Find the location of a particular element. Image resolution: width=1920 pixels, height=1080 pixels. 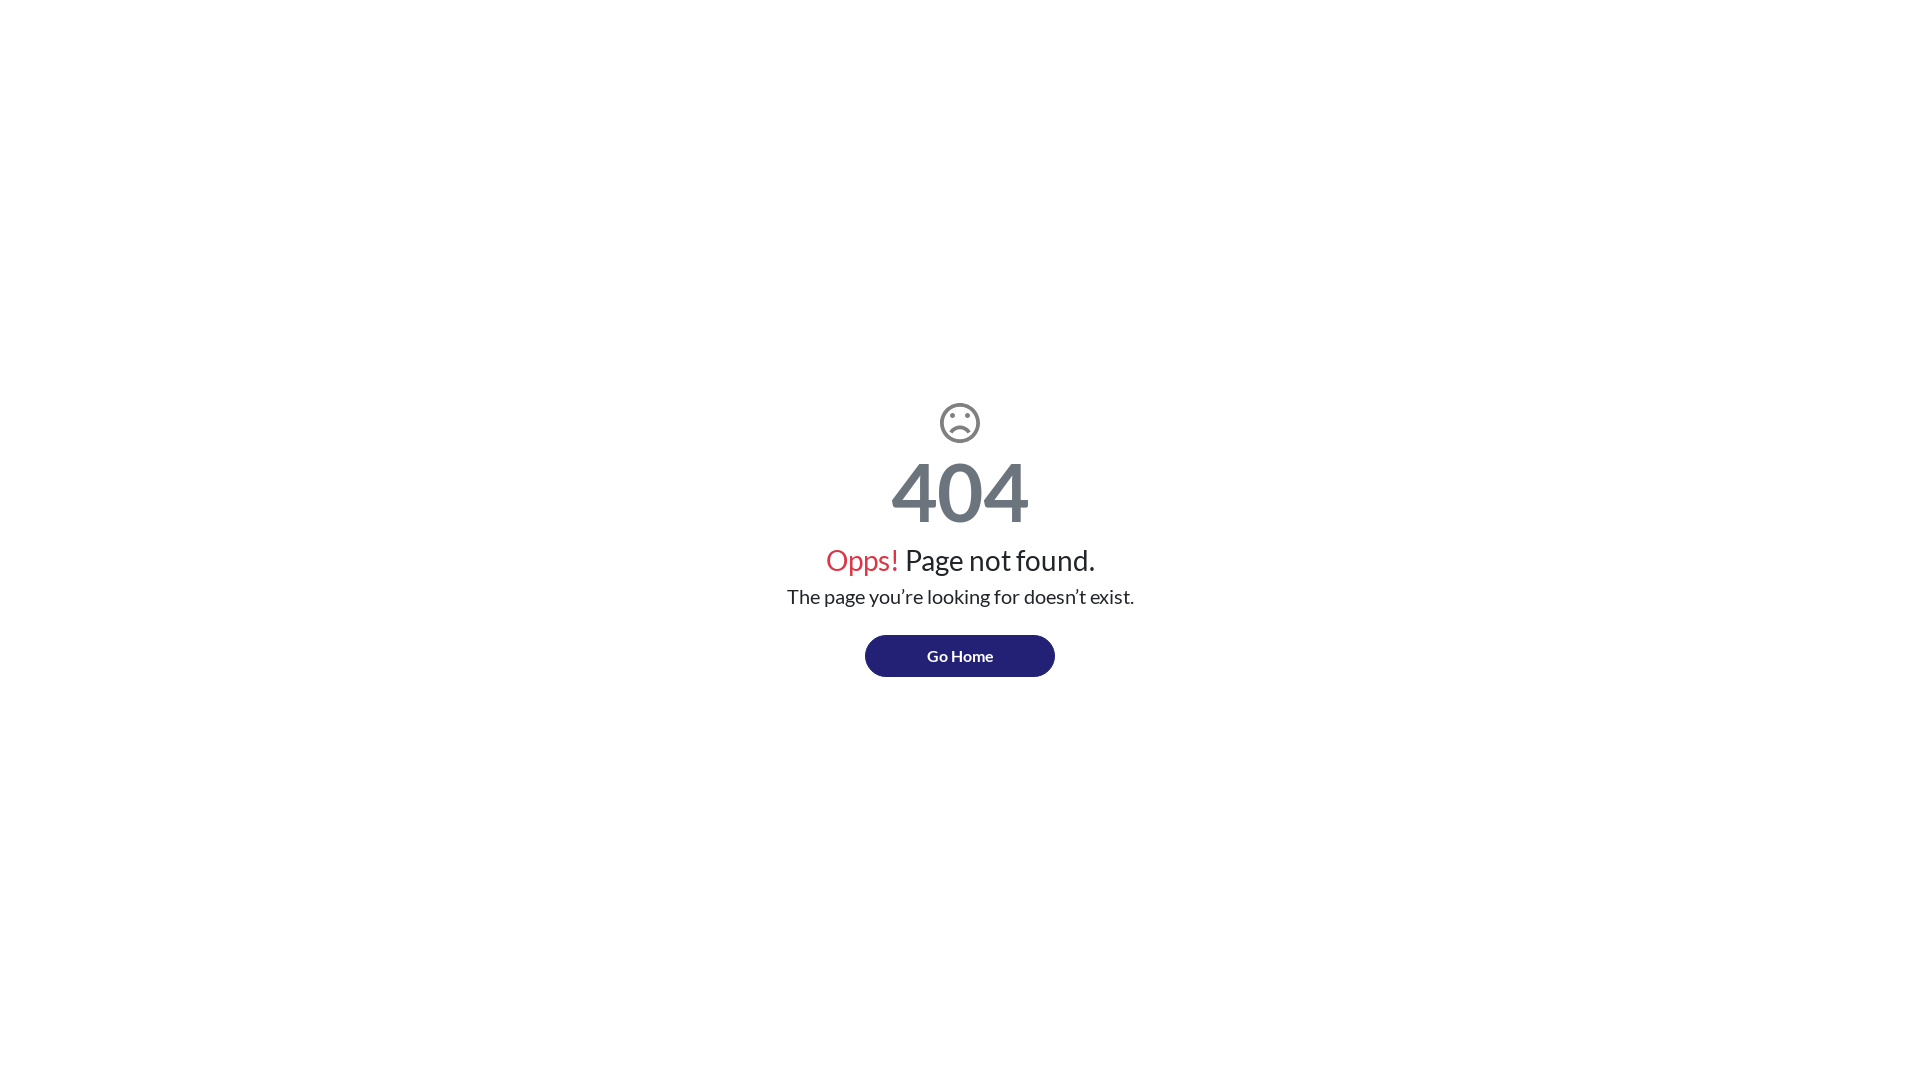

'Go Home' is located at coordinates (960, 655).